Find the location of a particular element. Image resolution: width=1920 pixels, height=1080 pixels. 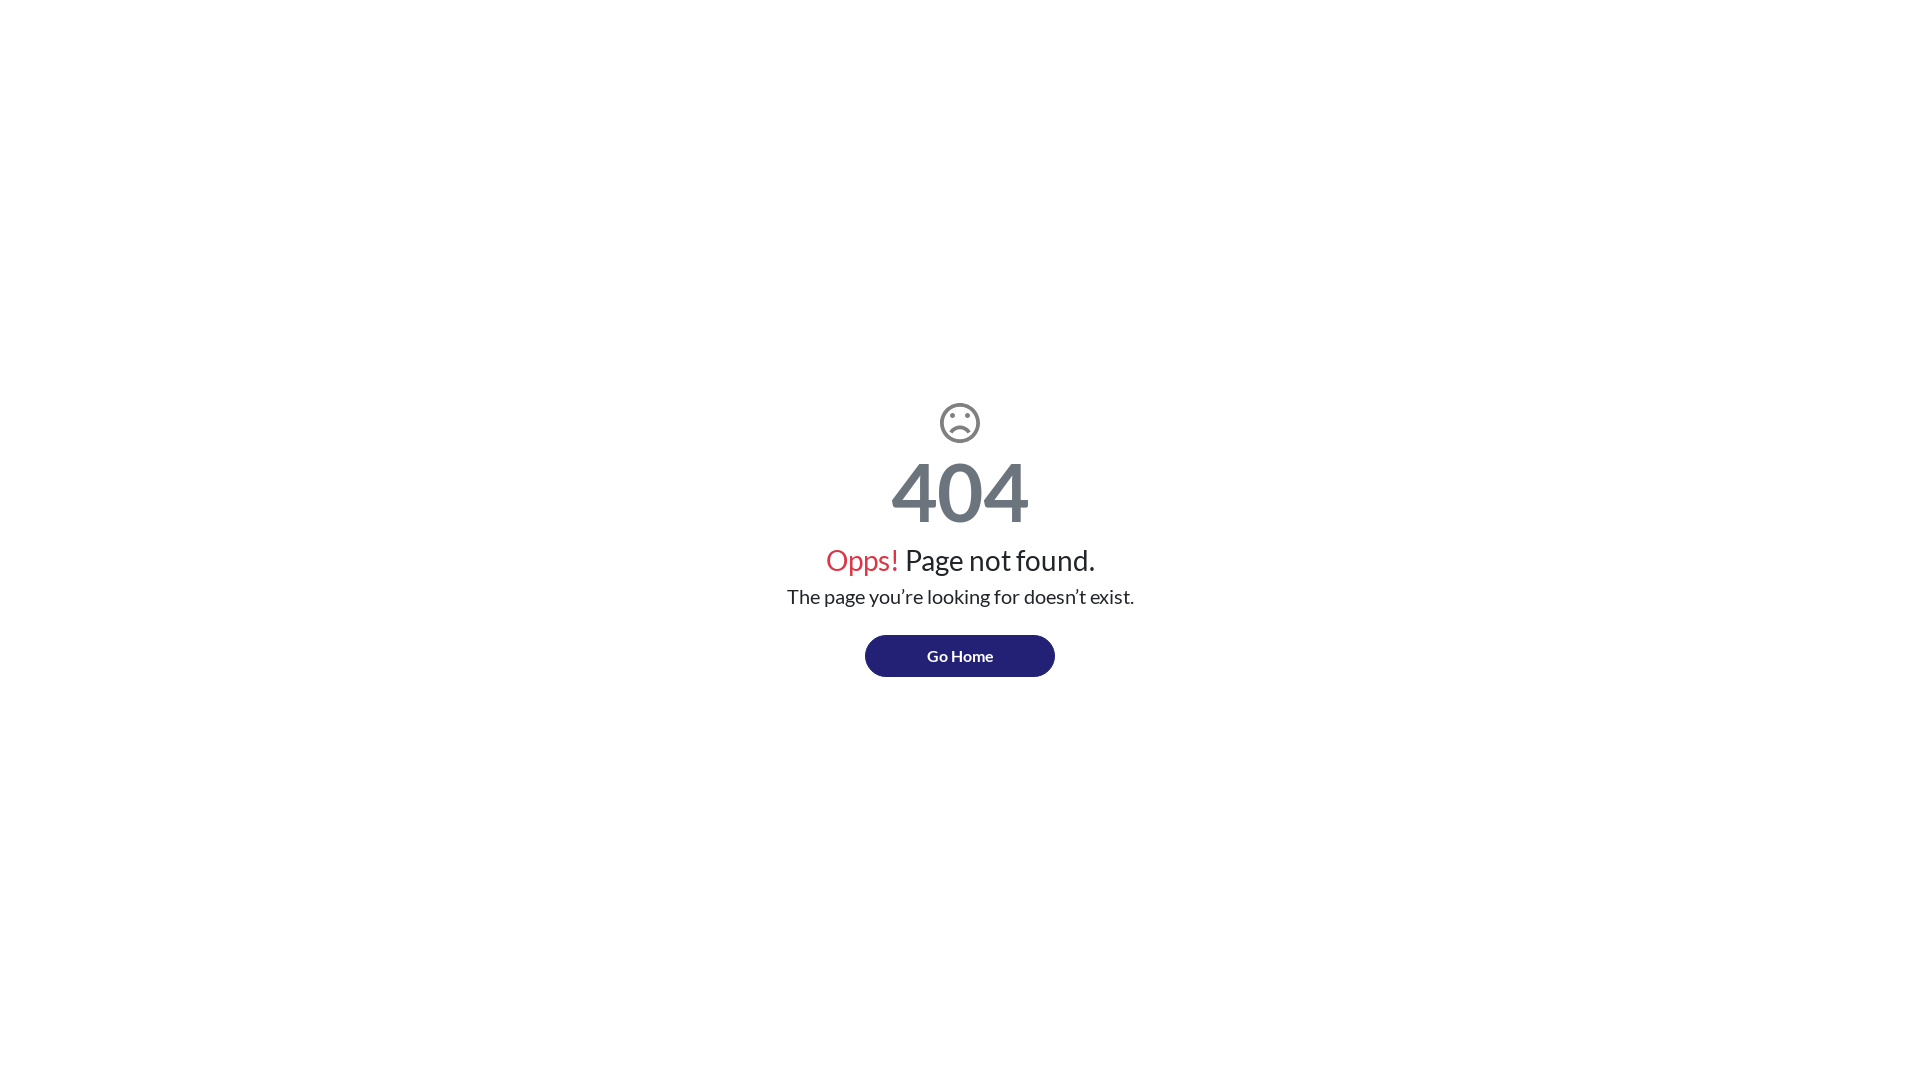

'Go Home' is located at coordinates (960, 655).